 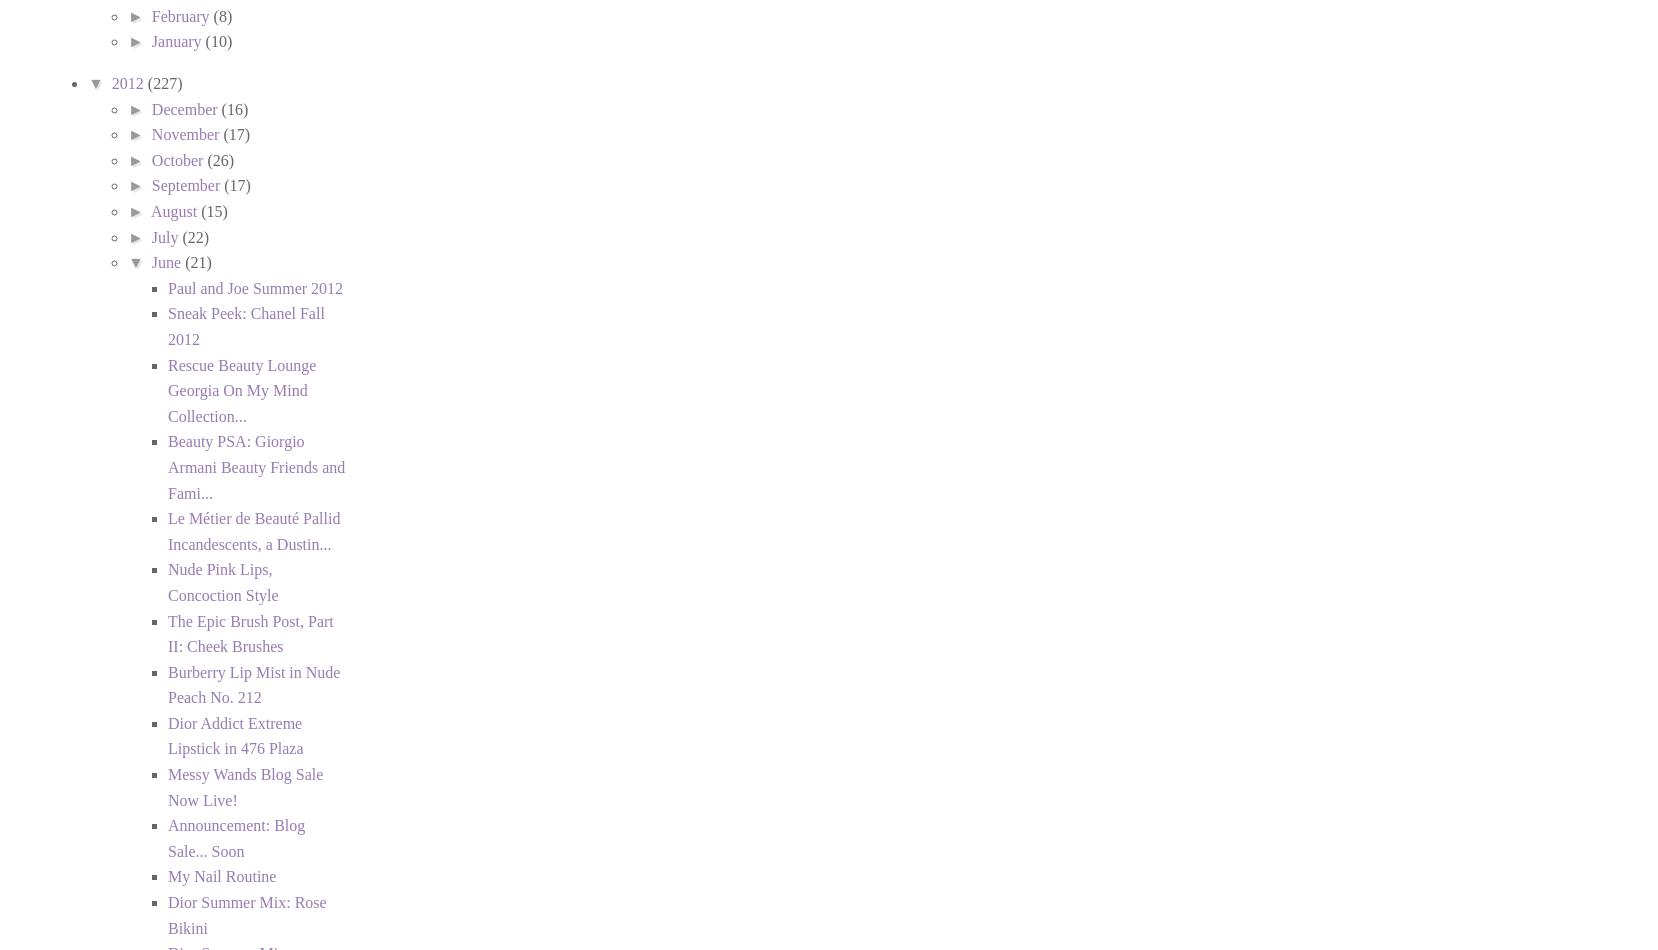 What do you see at coordinates (167, 836) in the screenshot?
I see `'Announcement: Blog Sale... Soon'` at bounding box center [167, 836].